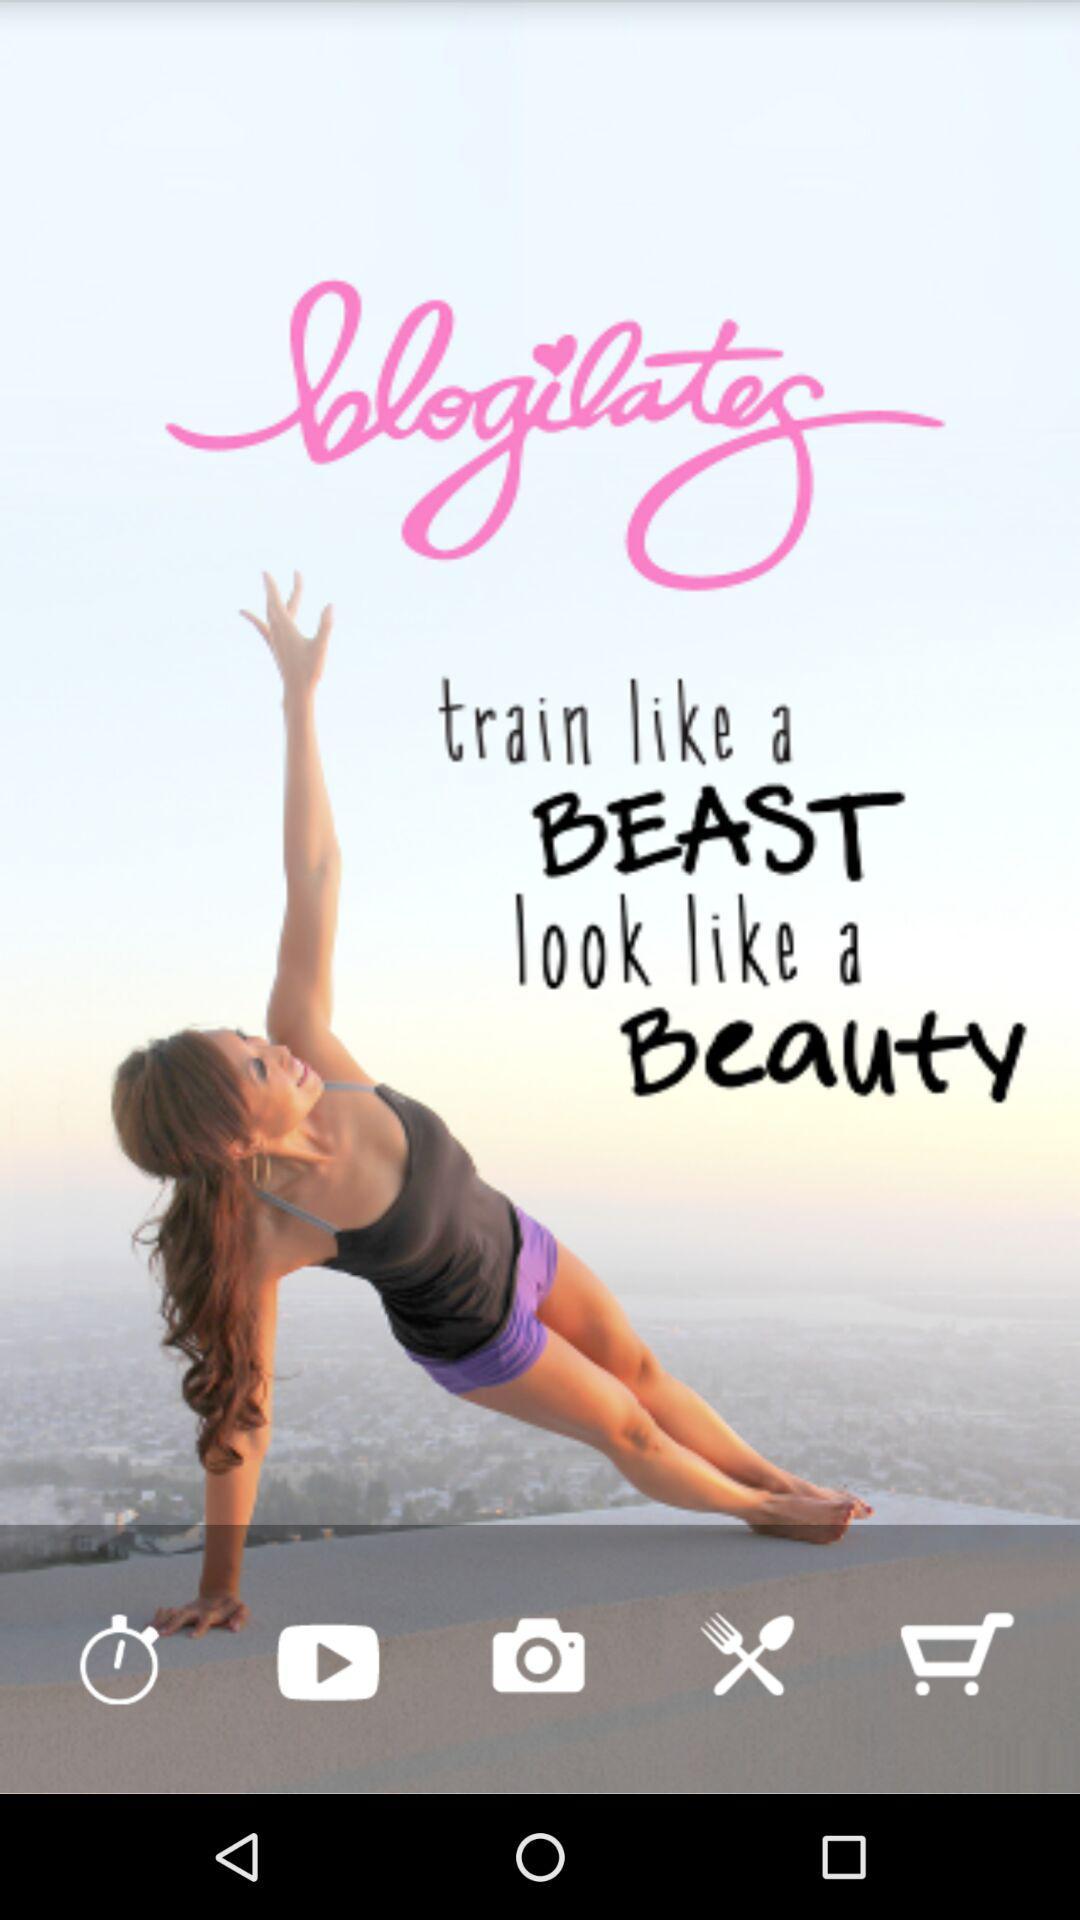 This screenshot has height=1920, width=1080. Describe the element at coordinates (537, 1776) in the screenshot. I see `the photo icon` at that location.